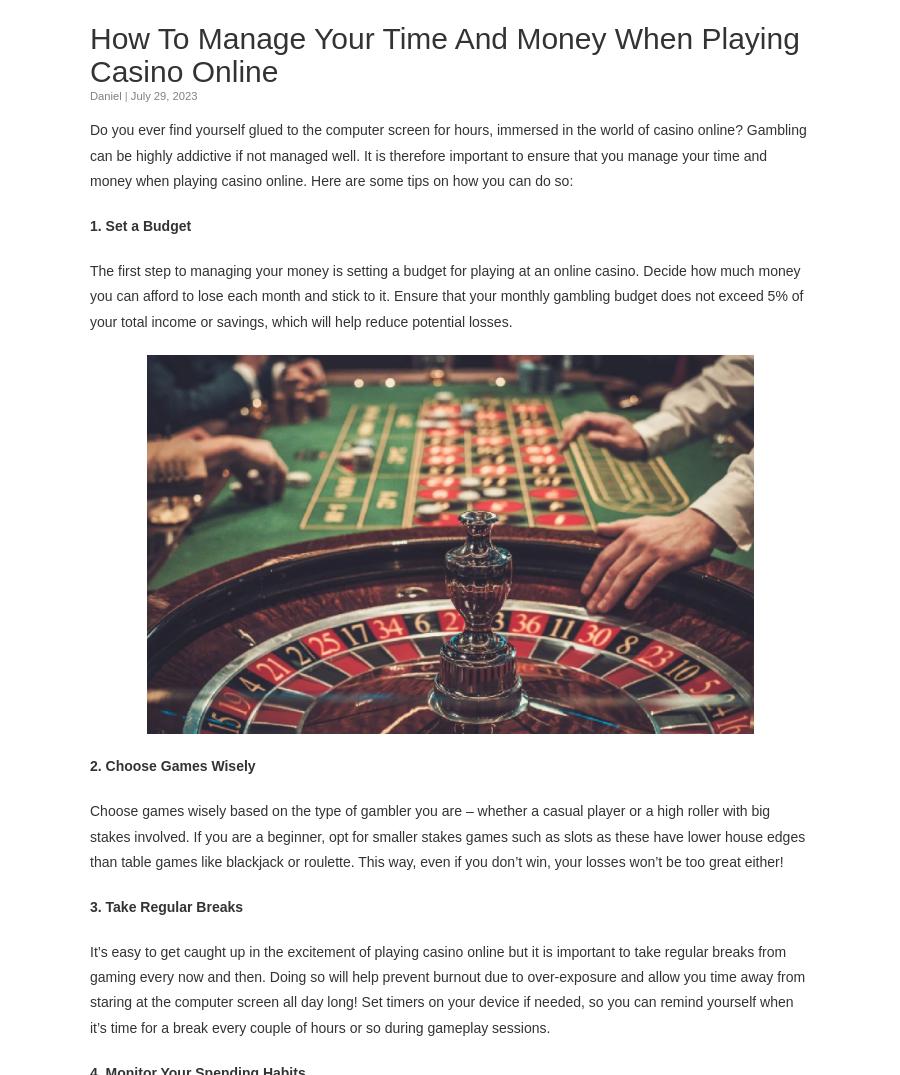 The height and width of the screenshot is (1075, 900). I want to click on 'Do you ever find yourself glued to the computer screen for hours, immersed in the world of', so click(371, 128).